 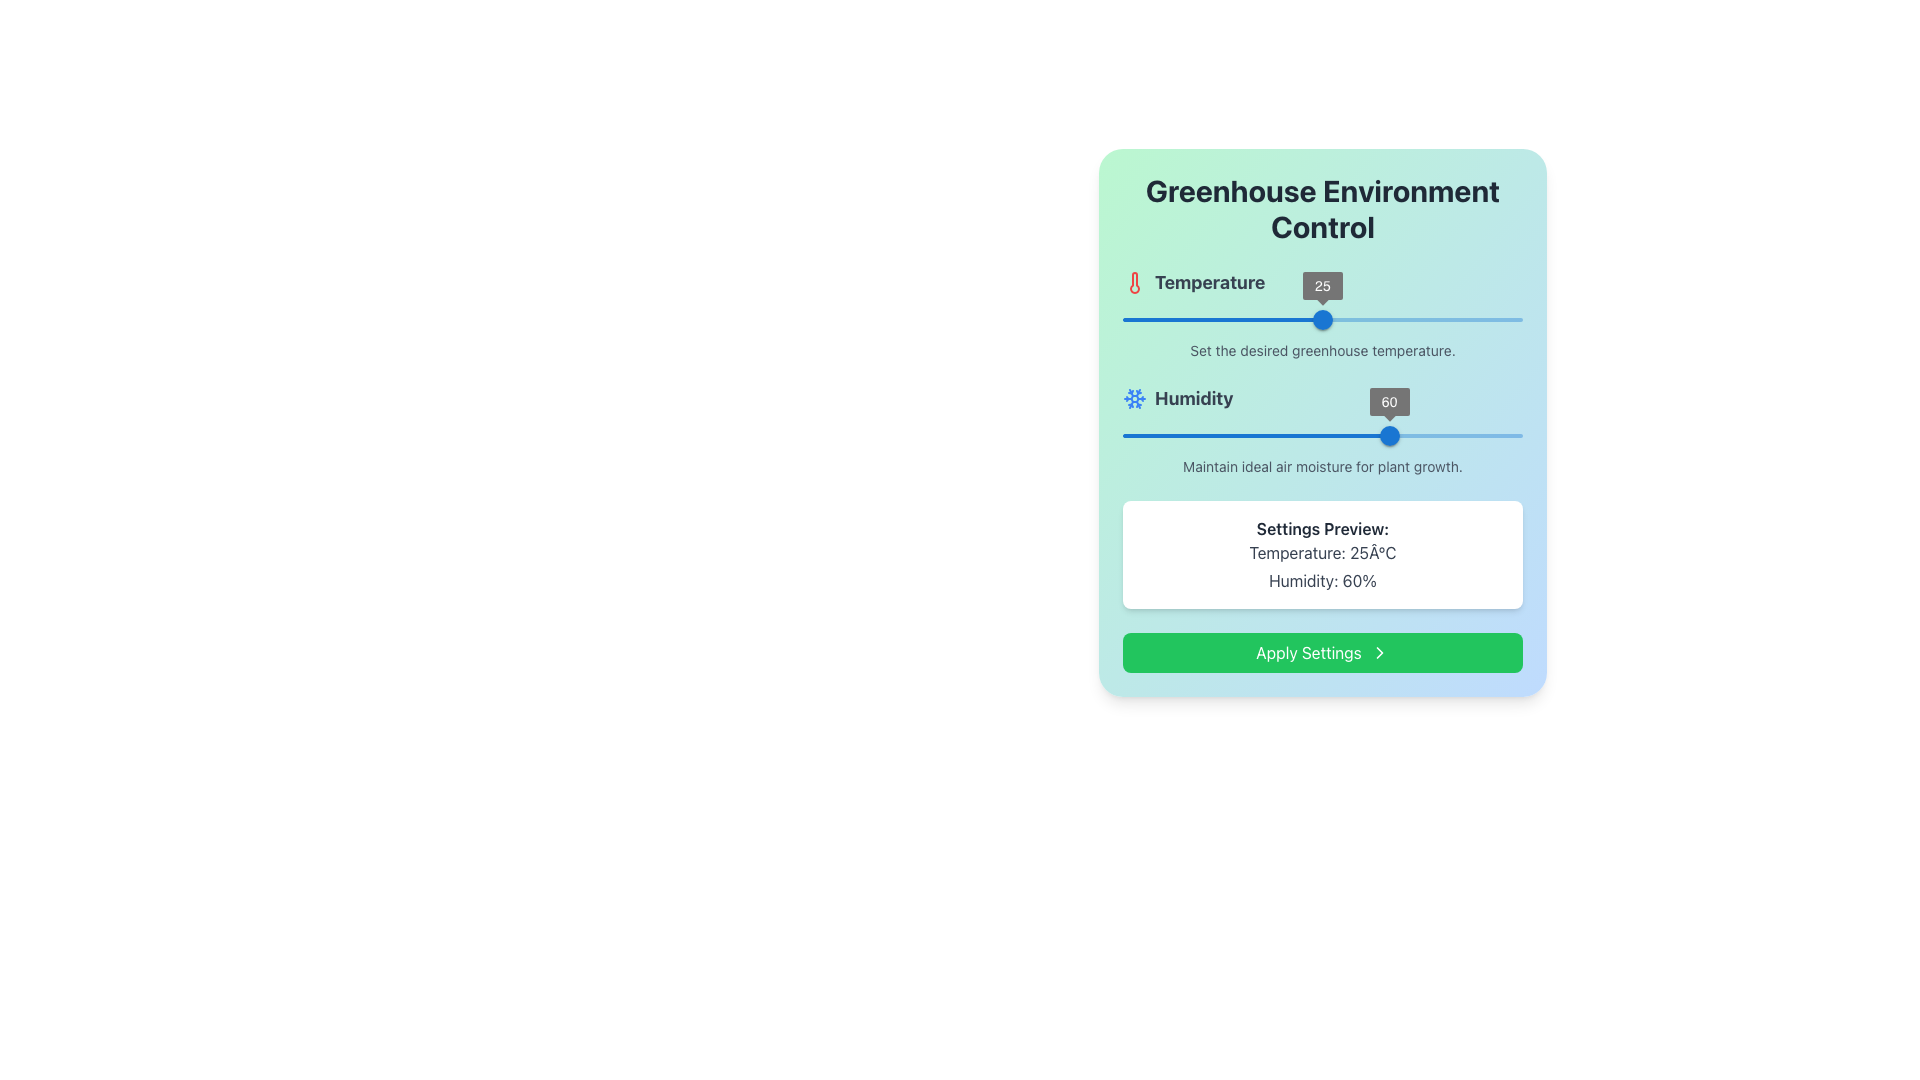 I want to click on the humidity level, so click(x=1127, y=434).